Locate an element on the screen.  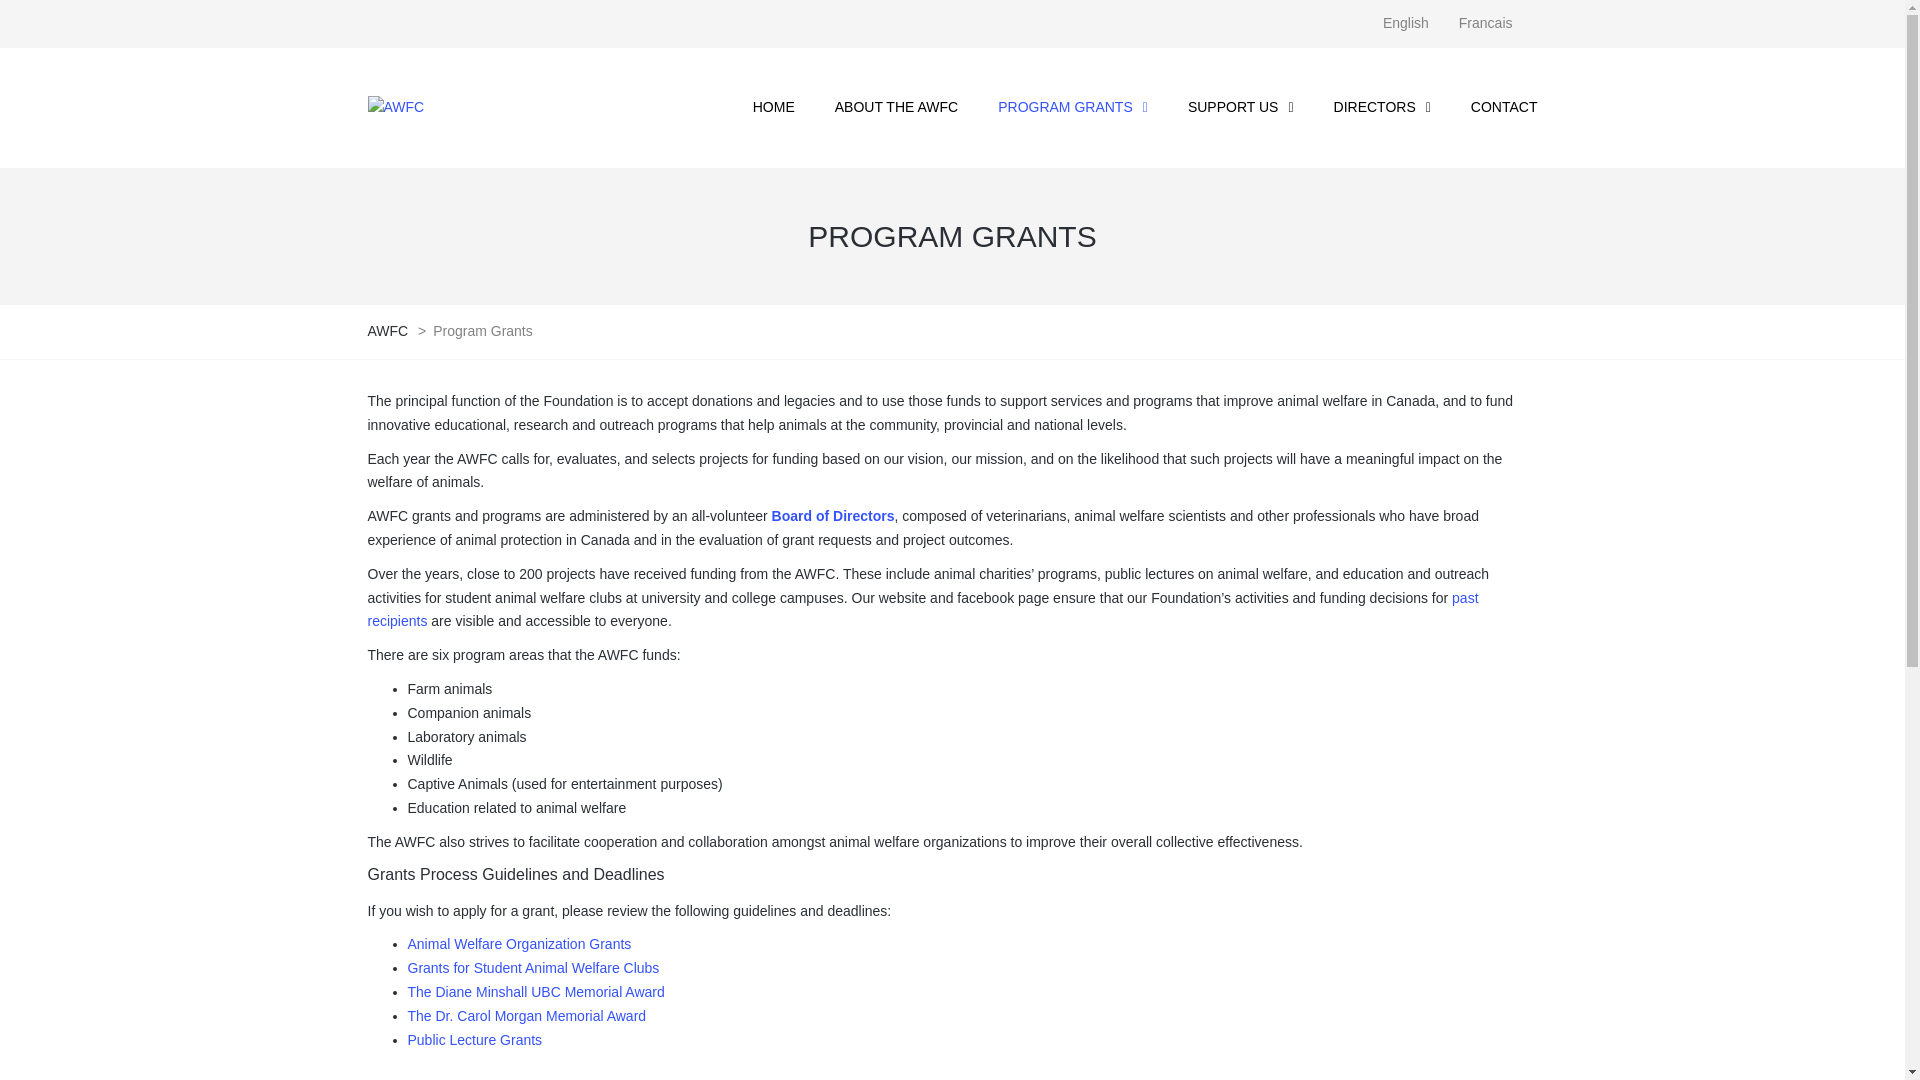
'HOME' is located at coordinates (732, 108).